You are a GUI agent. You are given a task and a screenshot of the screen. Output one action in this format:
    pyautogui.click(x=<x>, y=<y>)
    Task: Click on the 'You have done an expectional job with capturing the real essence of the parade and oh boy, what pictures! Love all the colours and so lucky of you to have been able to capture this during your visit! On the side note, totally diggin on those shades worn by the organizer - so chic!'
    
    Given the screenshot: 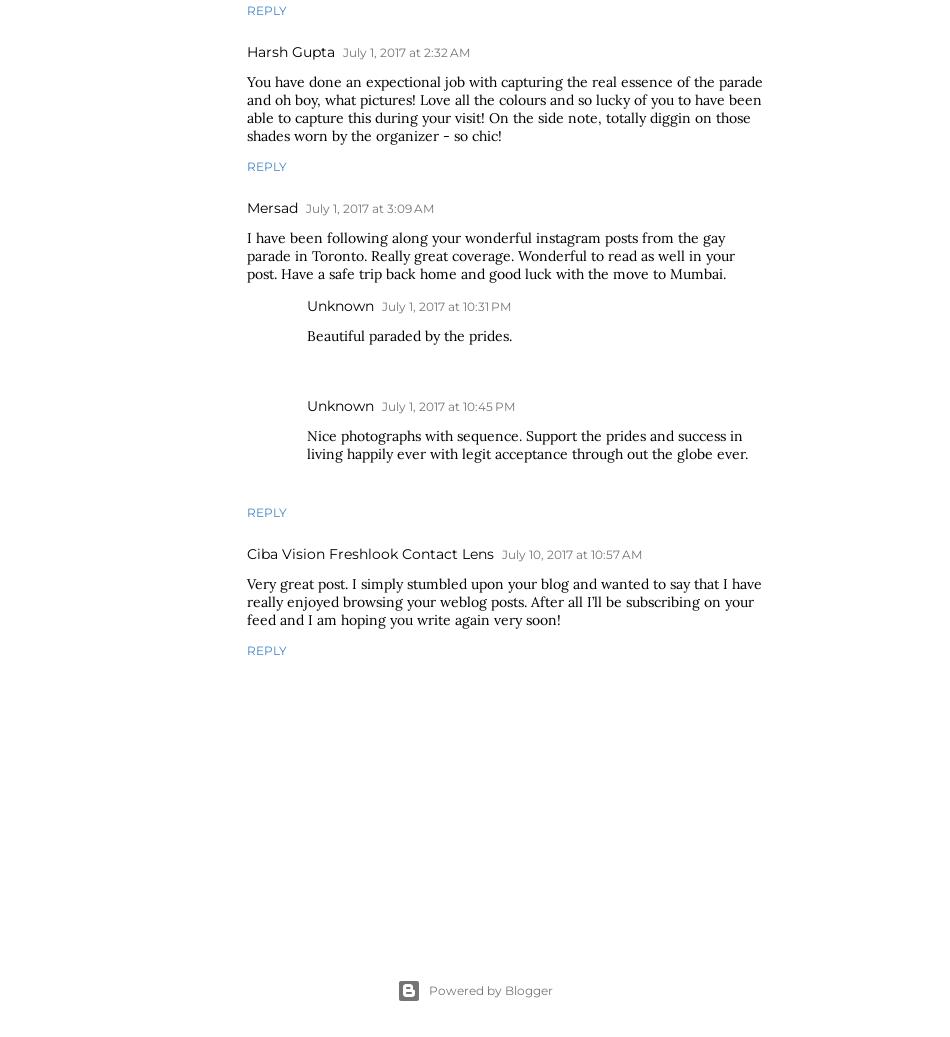 What is the action you would take?
    pyautogui.click(x=505, y=107)
    